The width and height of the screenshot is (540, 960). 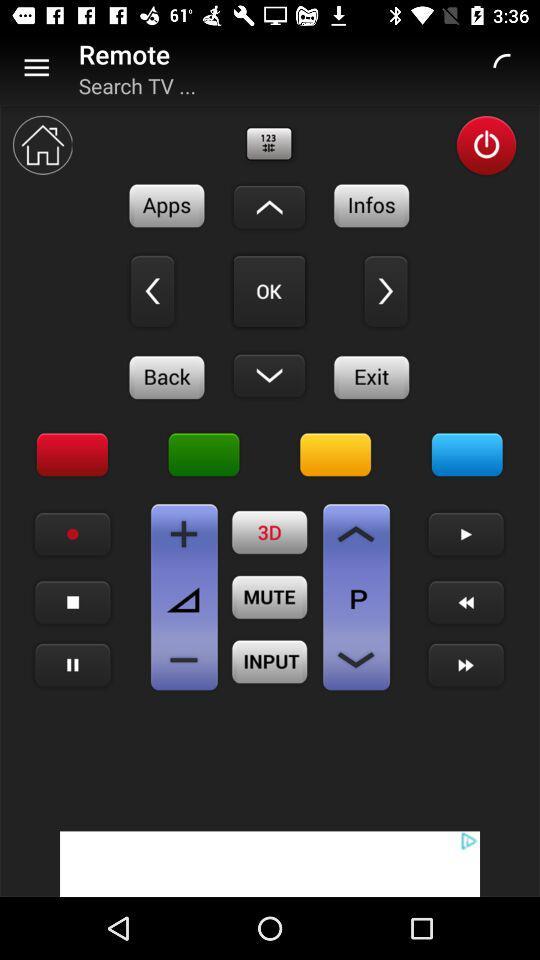 I want to click on details, so click(x=372, y=205).